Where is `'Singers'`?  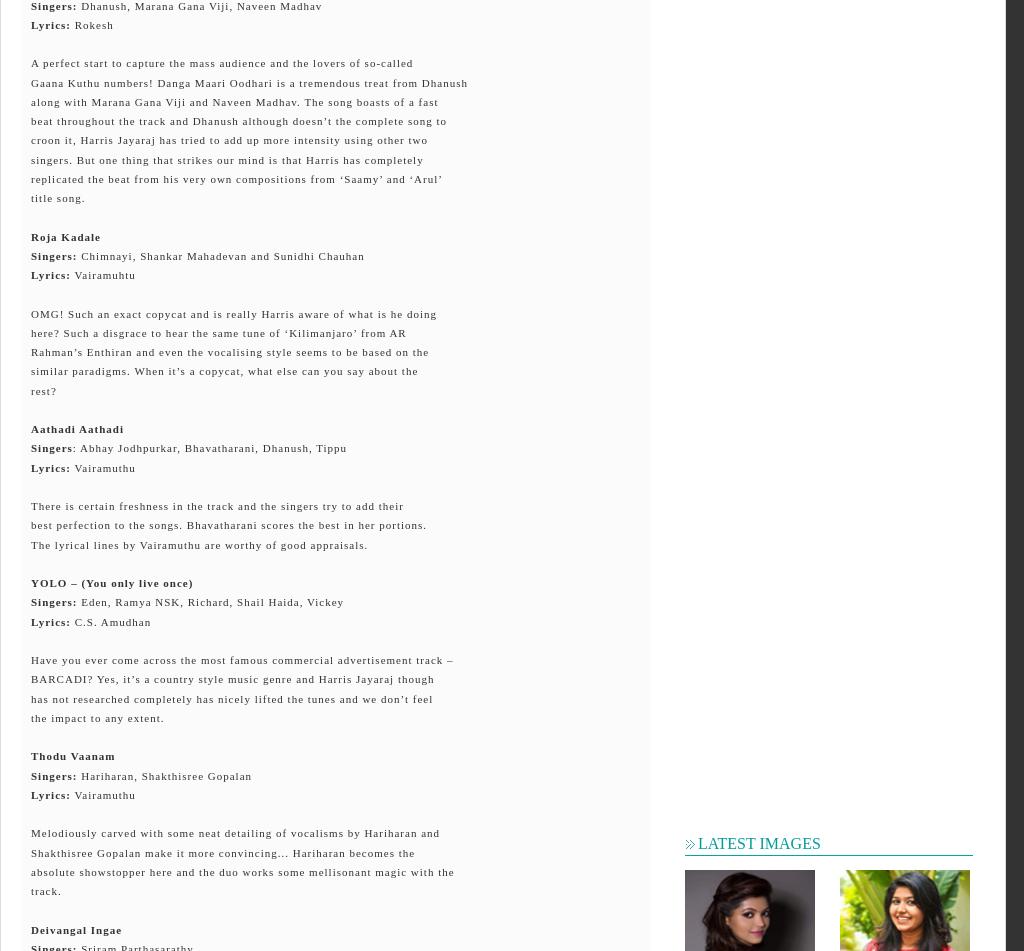 'Singers' is located at coordinates (50, 448).